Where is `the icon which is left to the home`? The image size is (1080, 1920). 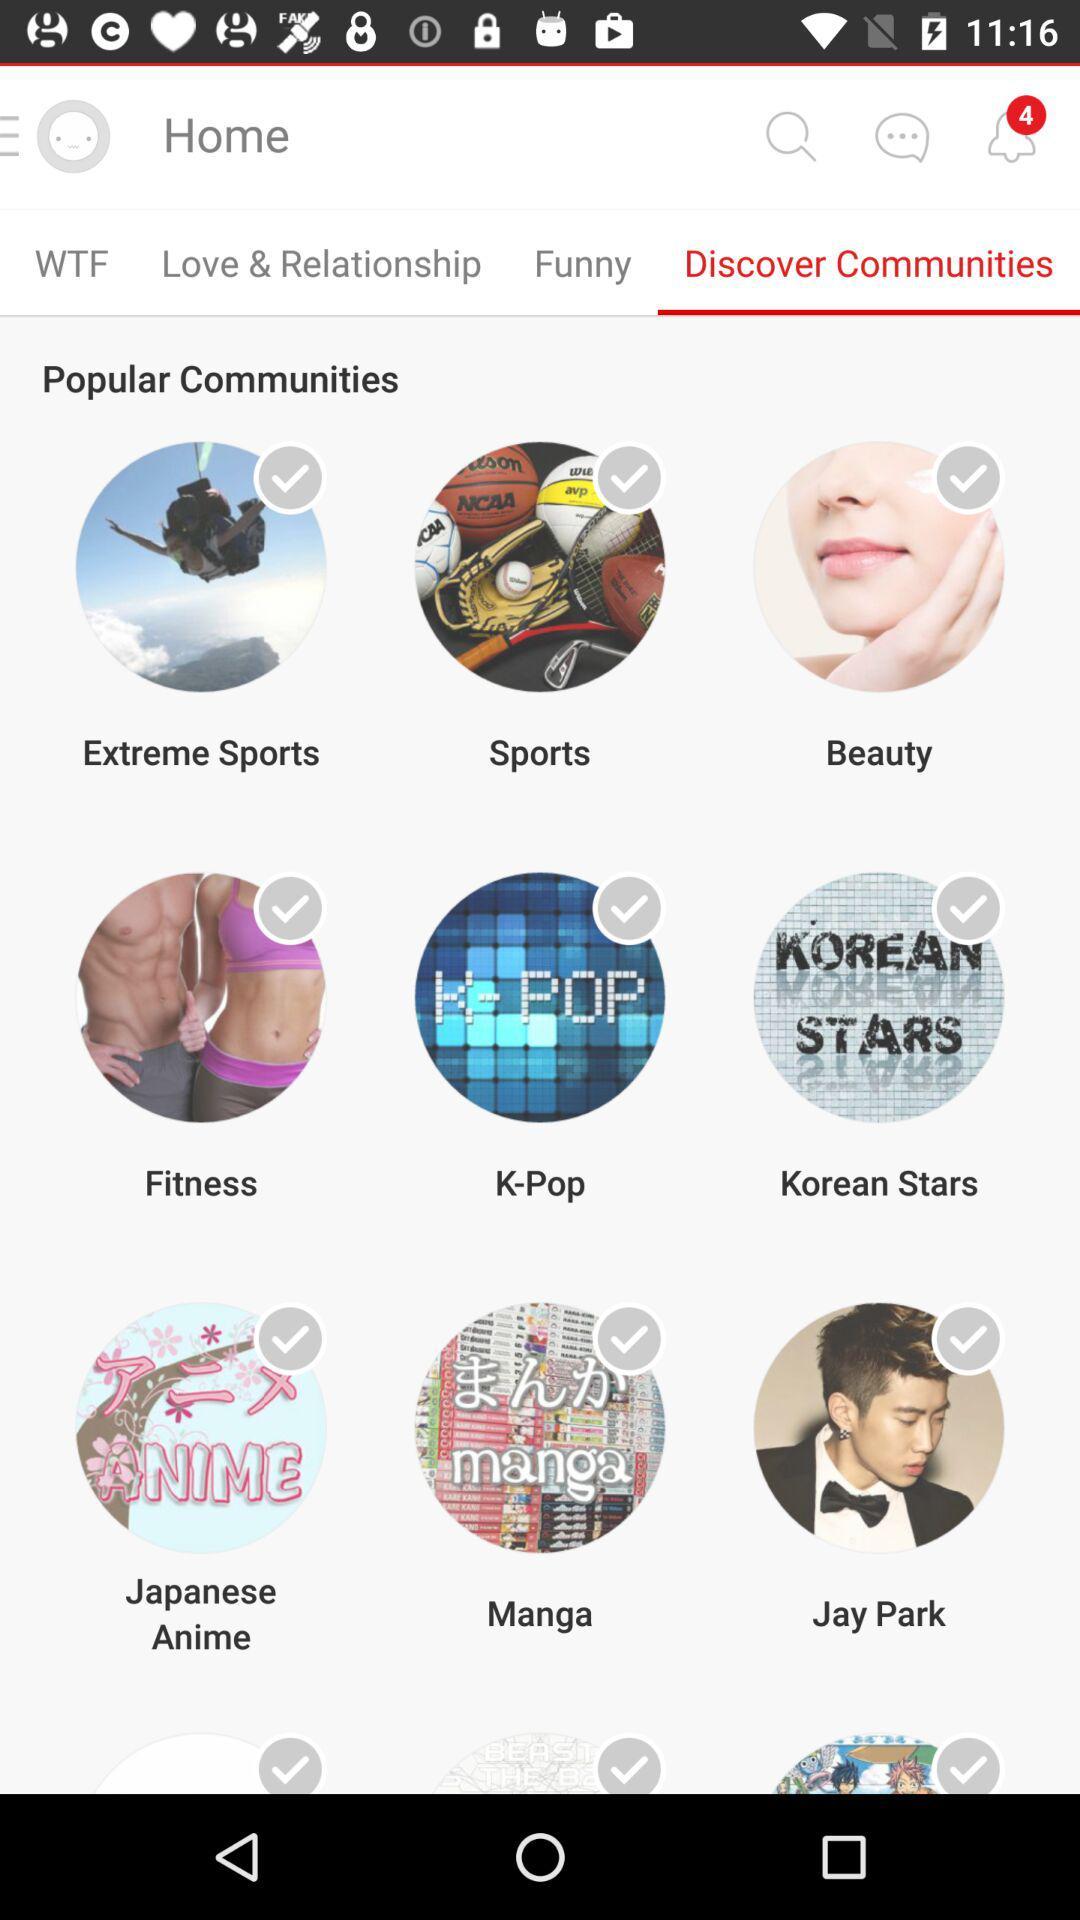 the icon which is left to the home is located at coordinates (72, 135).